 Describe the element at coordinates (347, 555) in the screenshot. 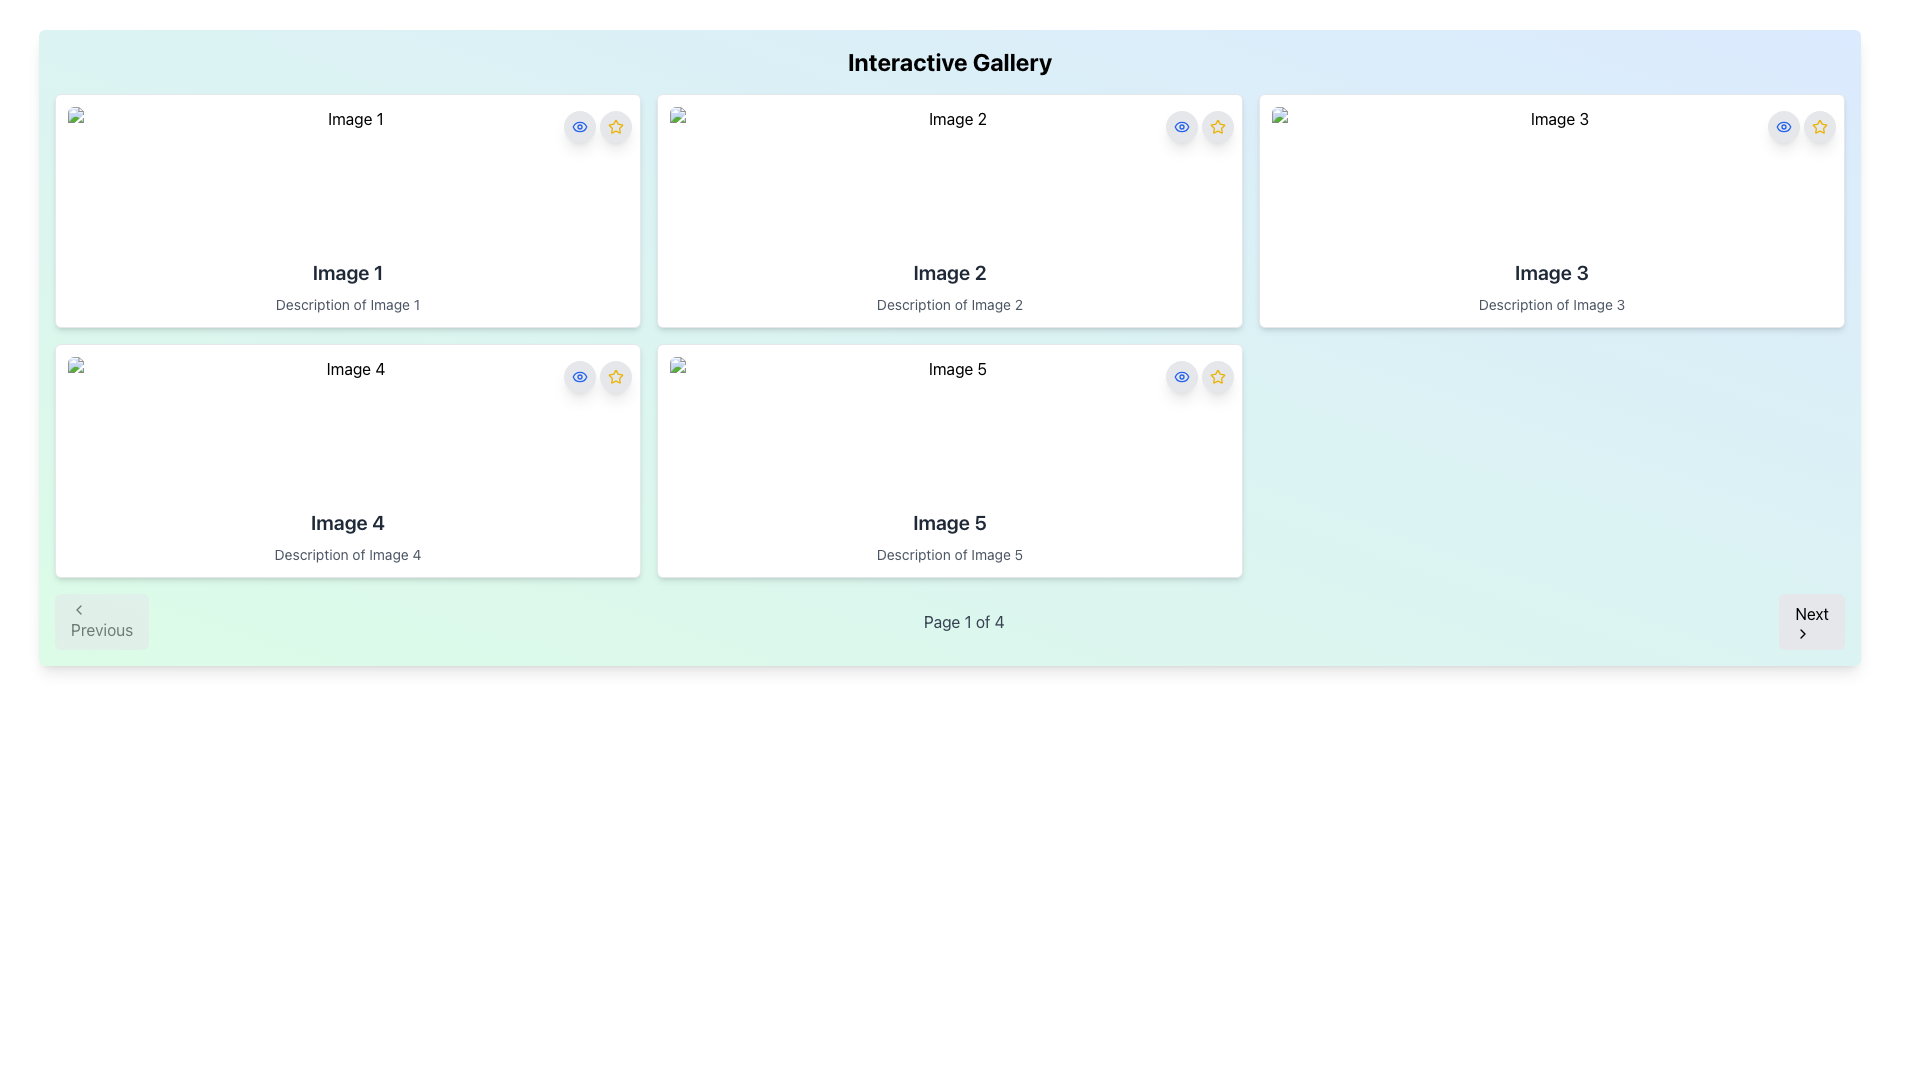

I see `text label displaying 'Description of Image 4', which is styled in grey and located beneath the title 'Image 4' in the fourth image gallery item` at that location.